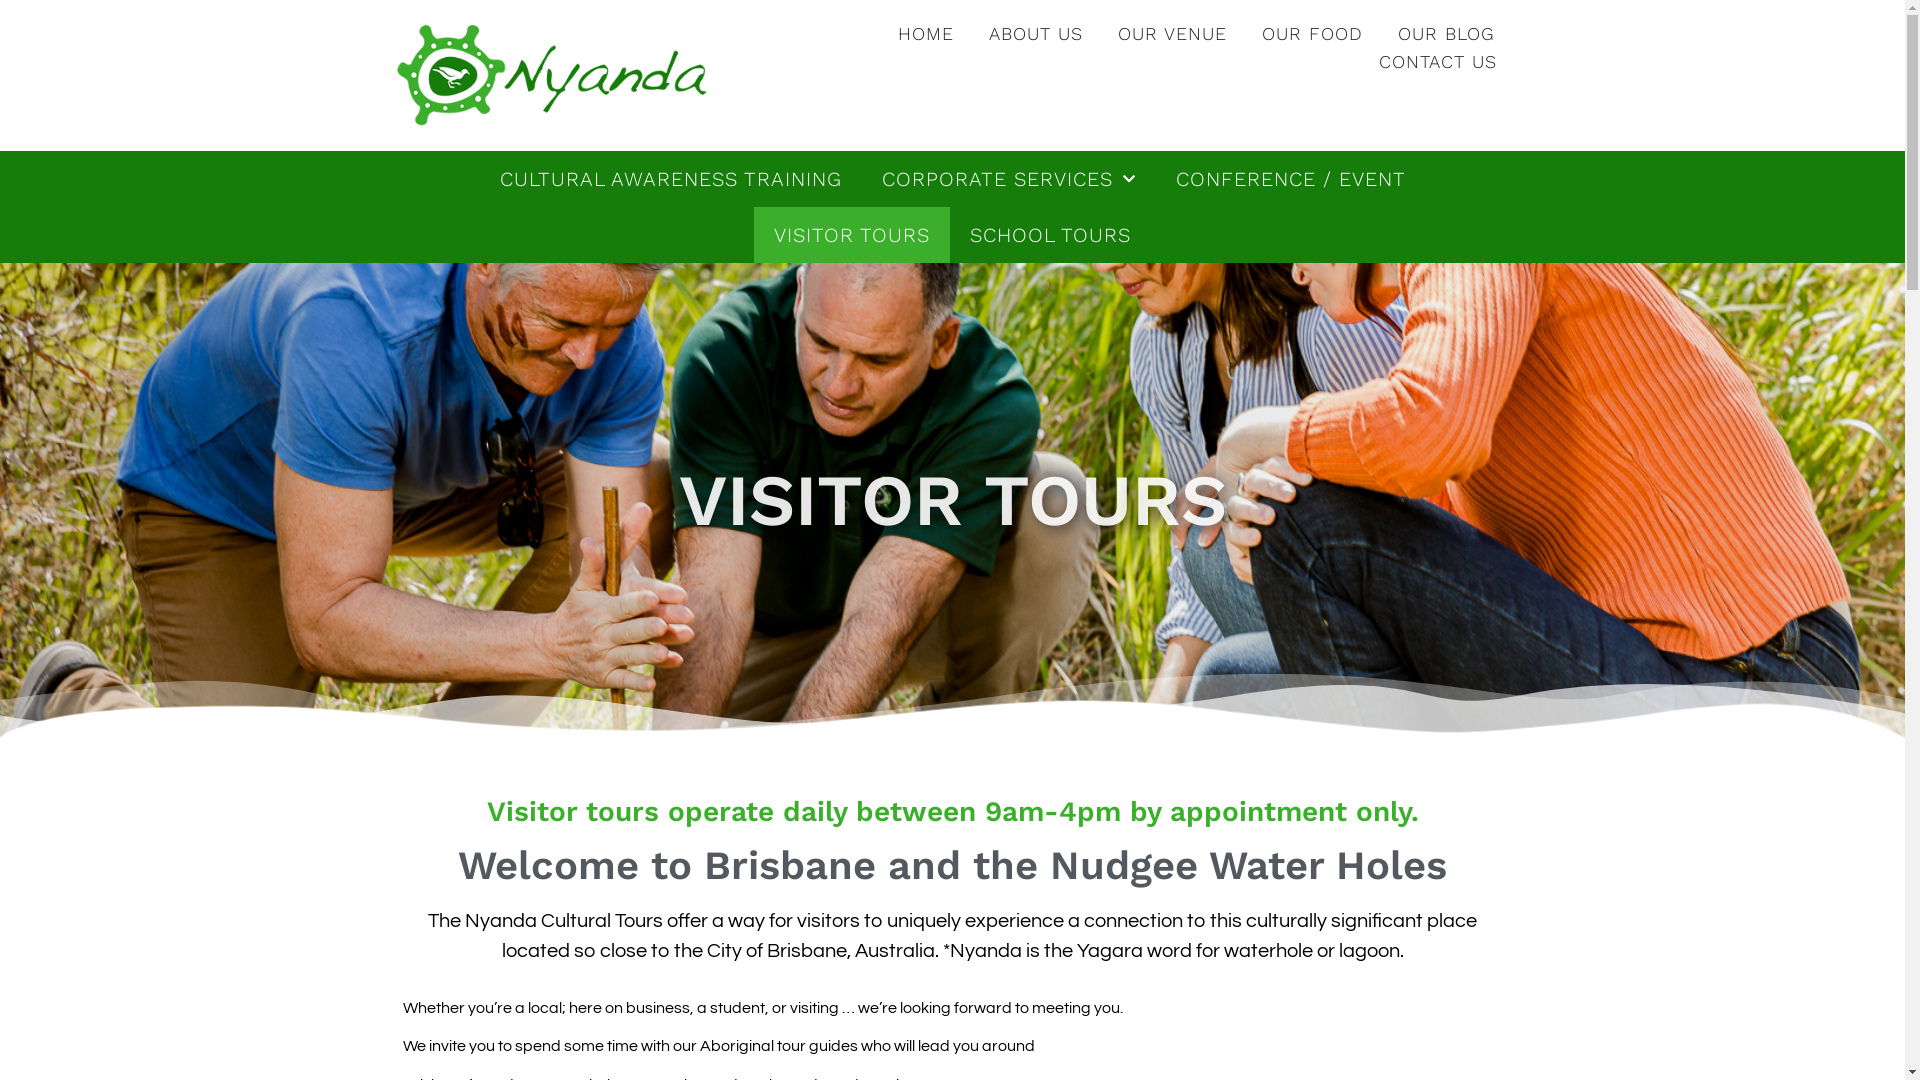  Describe the element at coordinates (752, 234) in the screenshot. I see `'VISITOR TOURS'` at that location.